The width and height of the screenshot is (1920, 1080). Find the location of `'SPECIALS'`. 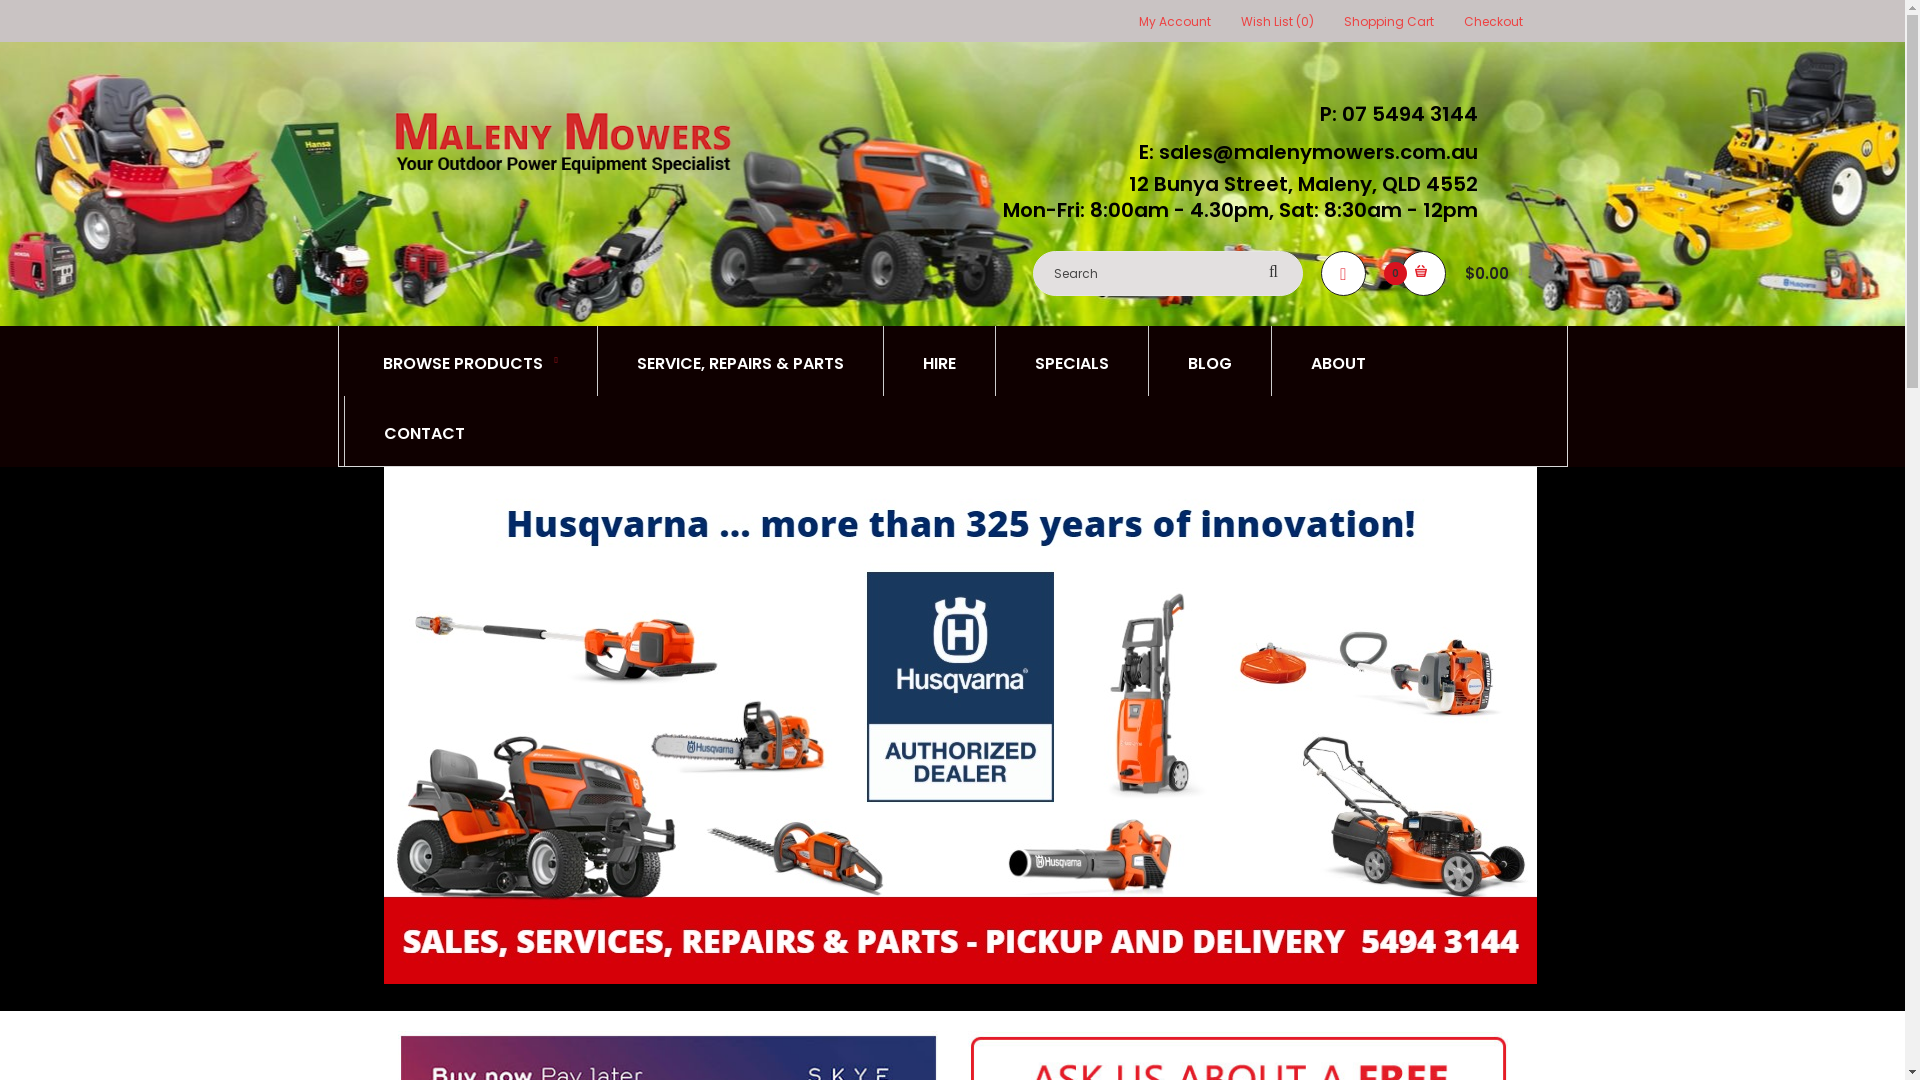

'SPECIALS' is located at coordinates (1070, 361).